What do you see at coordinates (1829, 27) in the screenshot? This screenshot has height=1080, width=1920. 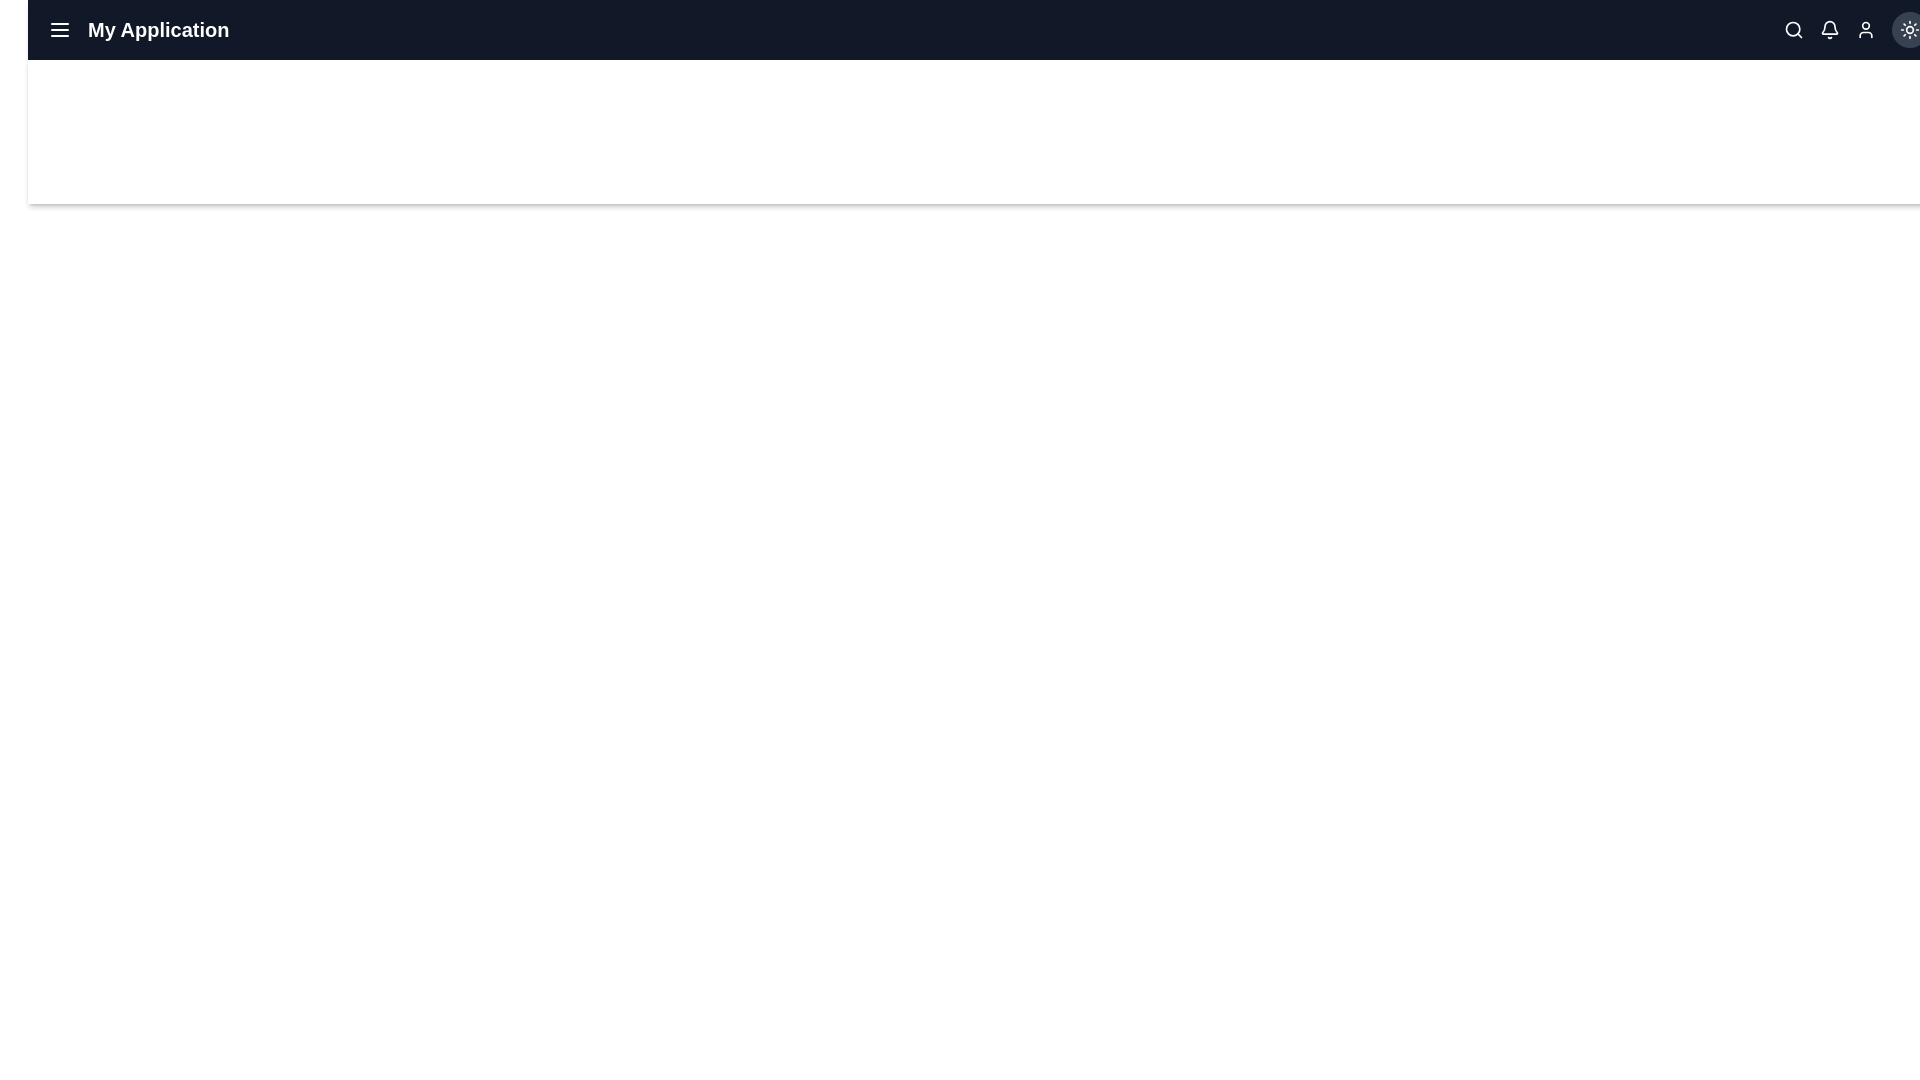 I see `the Notification bell icon located at the top-right portion of the interface` at bounding box center [1829, 27].